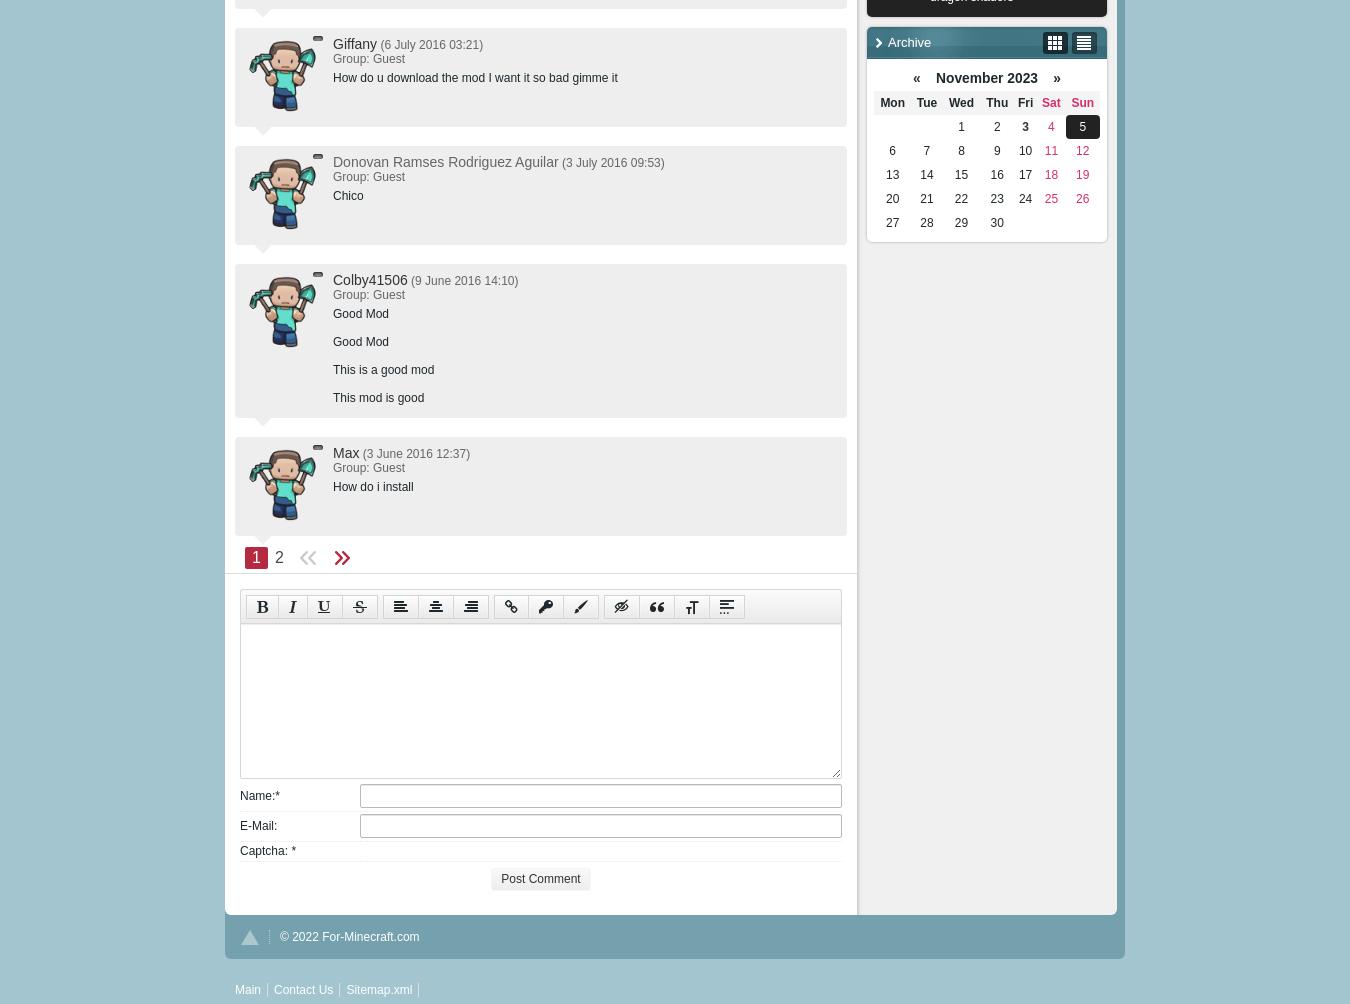 The image size is (1350, 1004). Describe the element at coordinates (1025, 197) in the screenshot. I see `'24'` at that location.